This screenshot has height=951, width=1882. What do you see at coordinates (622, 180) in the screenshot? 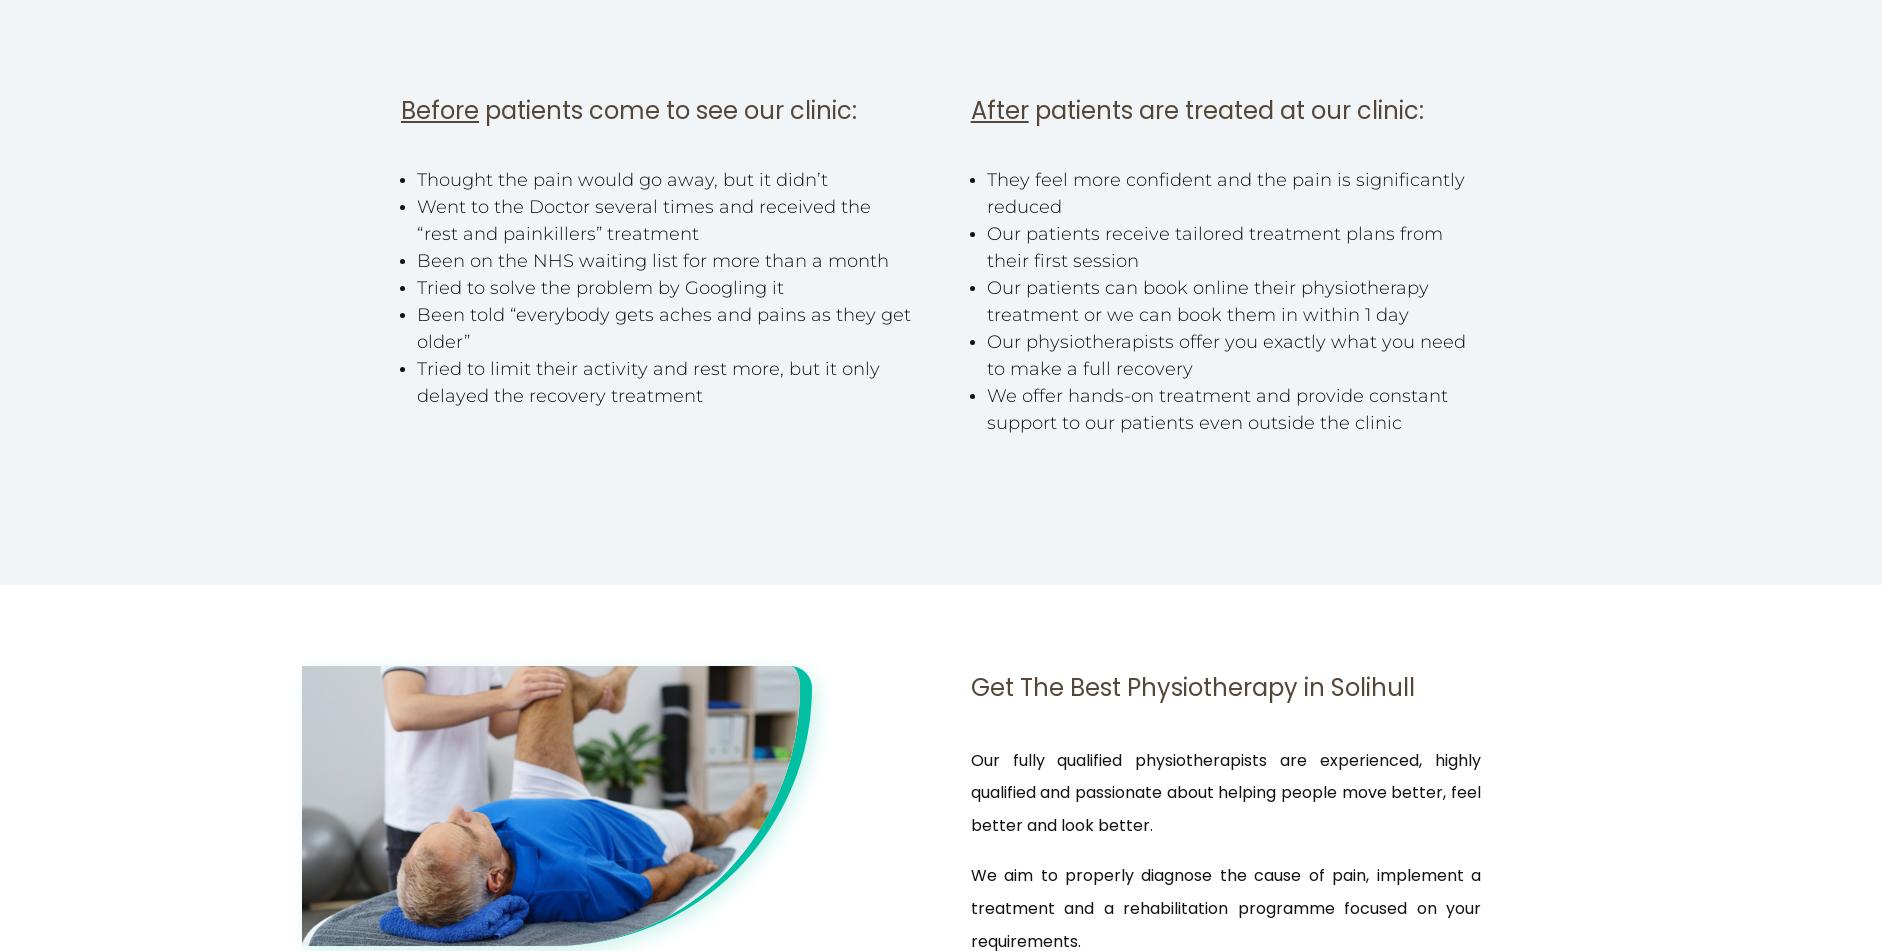
I see `'Thought the pain would go away, but it didn’t'` at bounding box center [622, 180].